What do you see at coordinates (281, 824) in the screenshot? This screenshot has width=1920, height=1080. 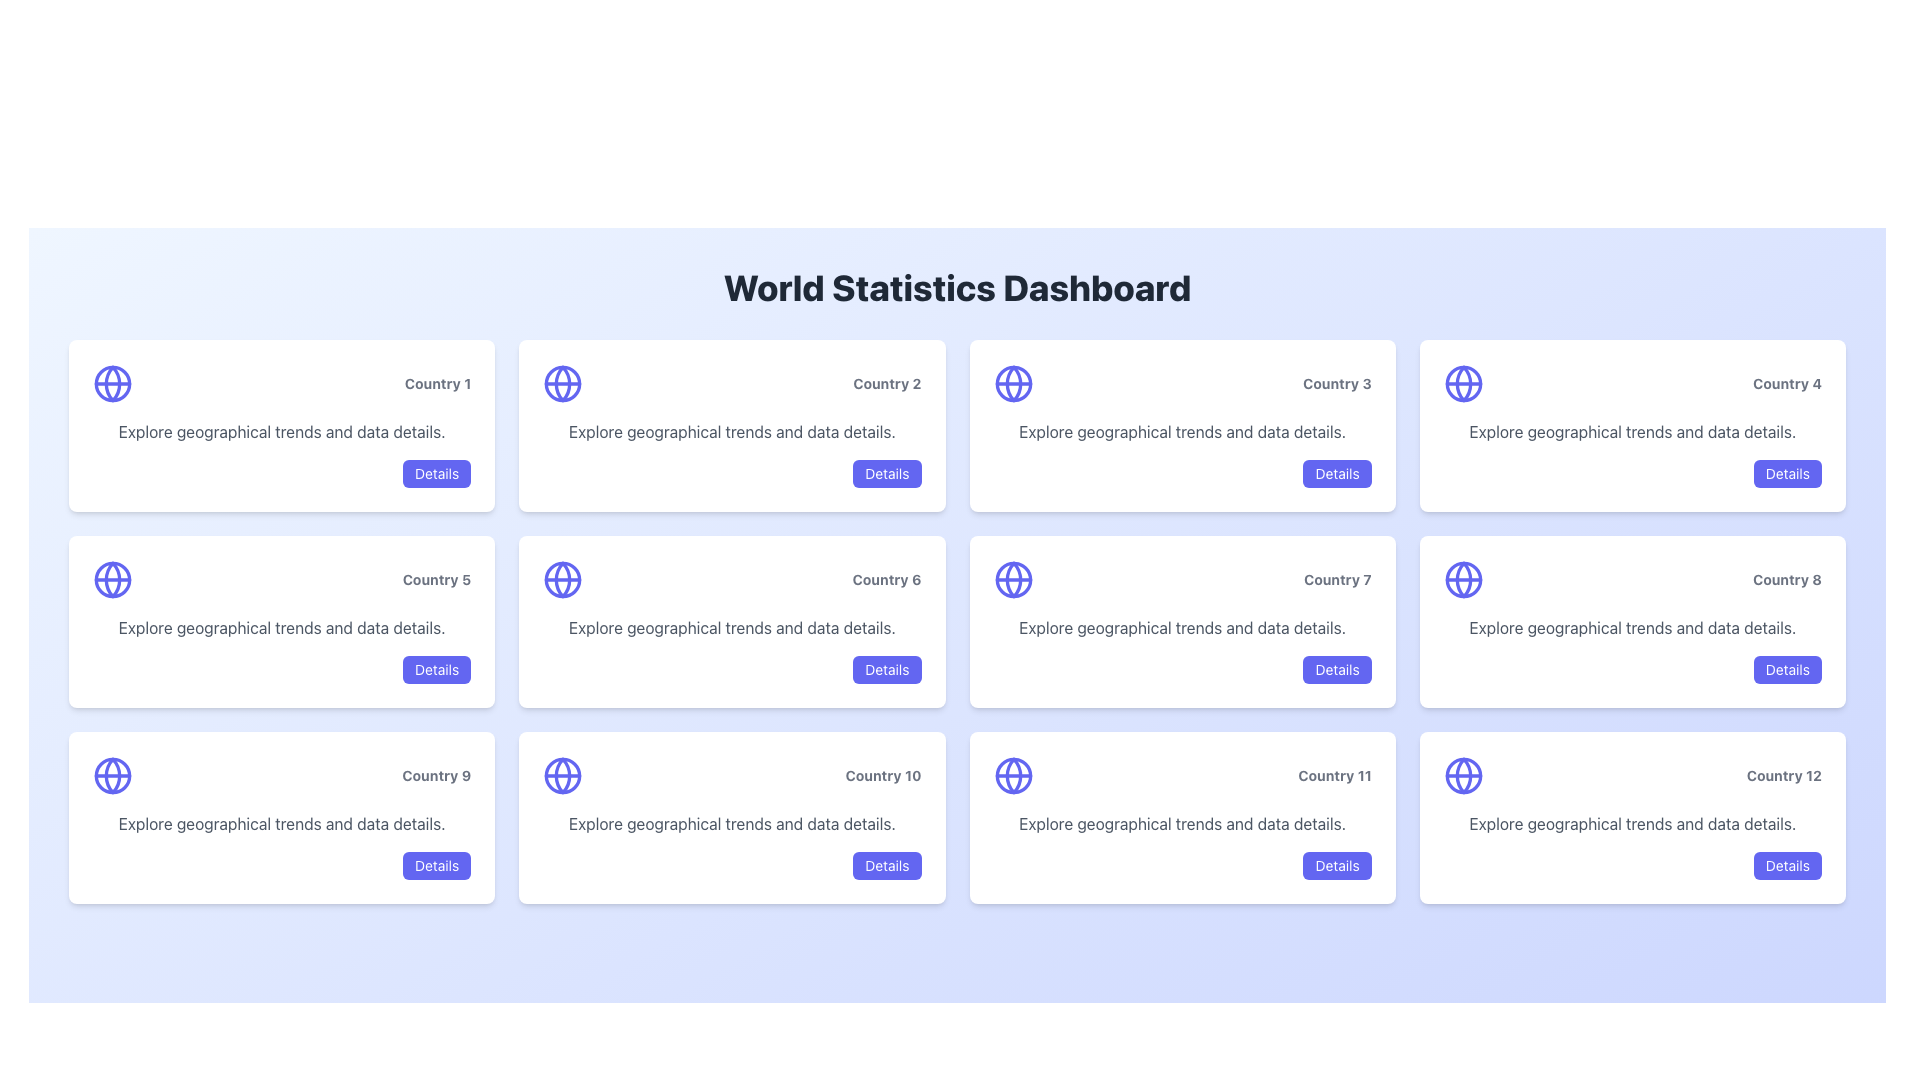 I see `the Text Display element containing the text 'Explore geographical trends and data details.' which is located within the card labeled 'Country 9'` at bounding box center [281, 824].